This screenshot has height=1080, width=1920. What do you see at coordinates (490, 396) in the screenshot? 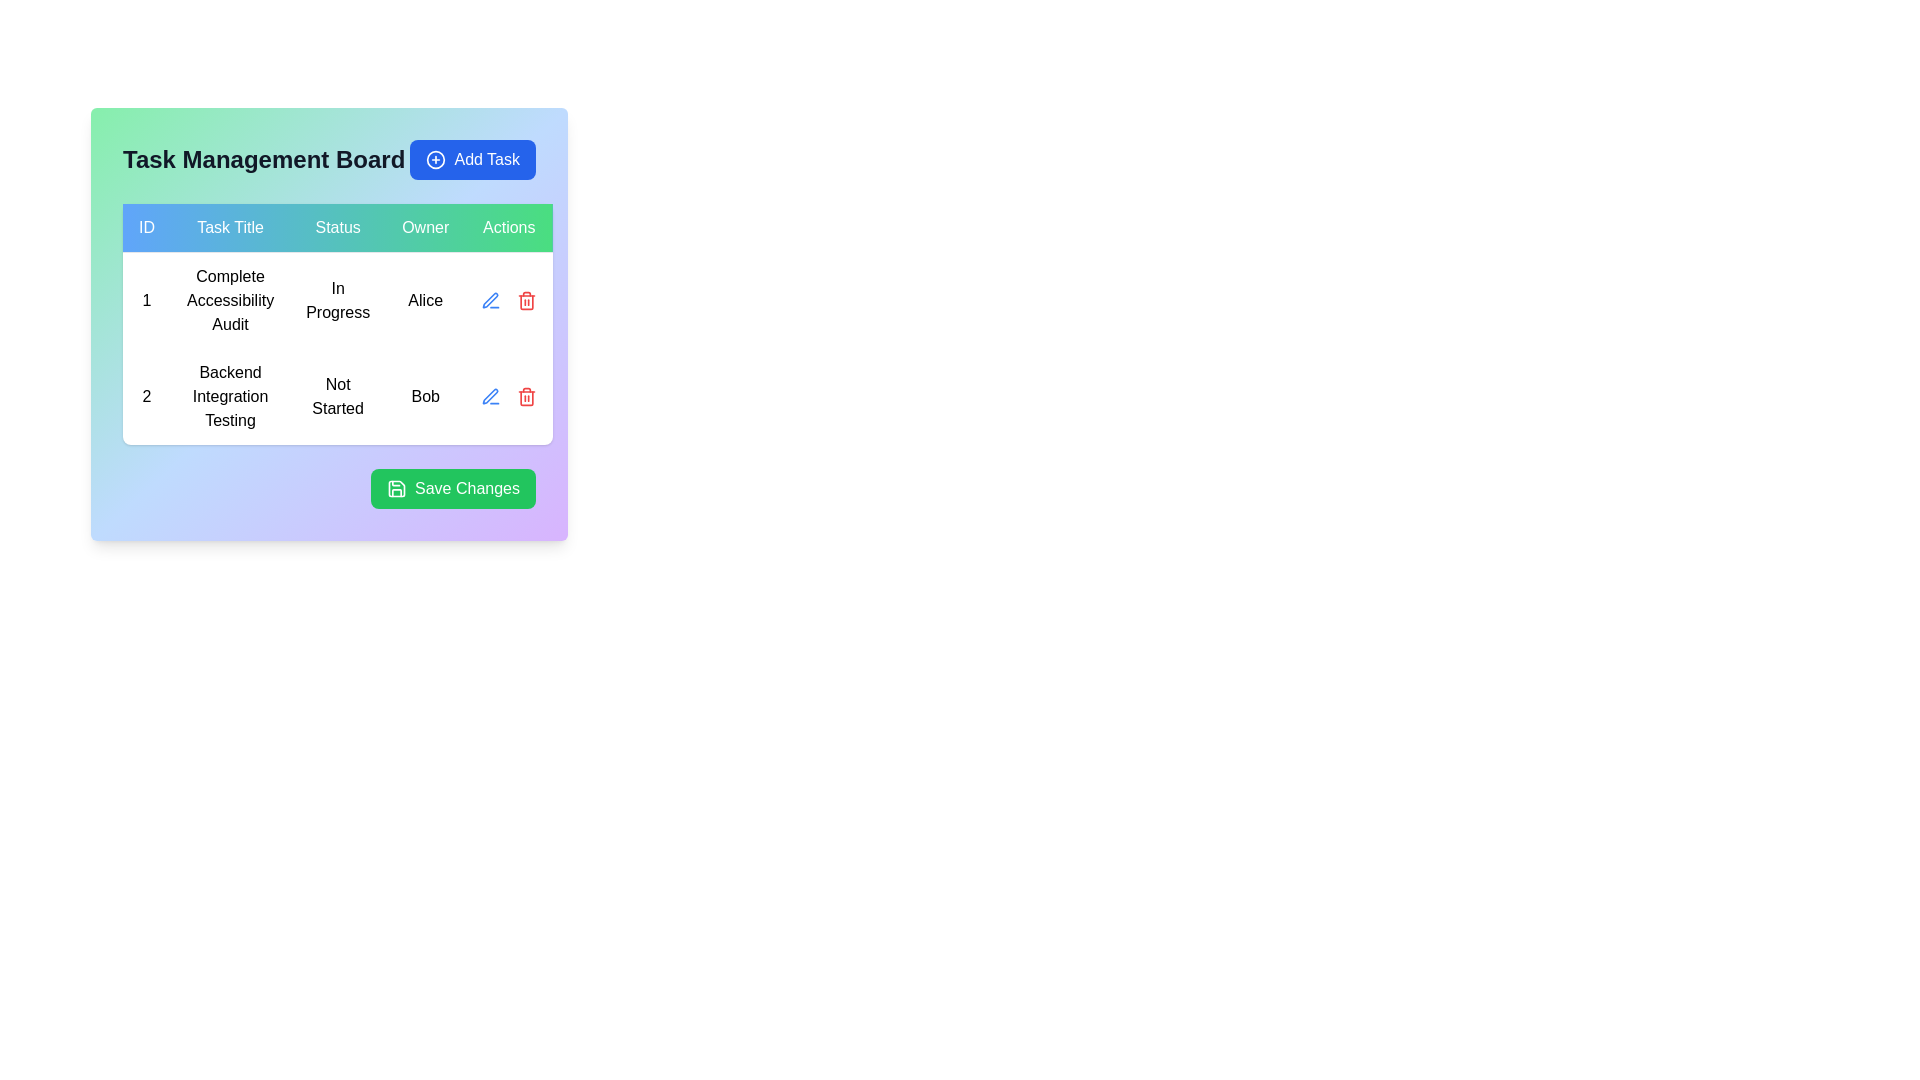
I see `the interactive pen icon button in the 'Actions' column of the second row` at bounding box center [490, 396].